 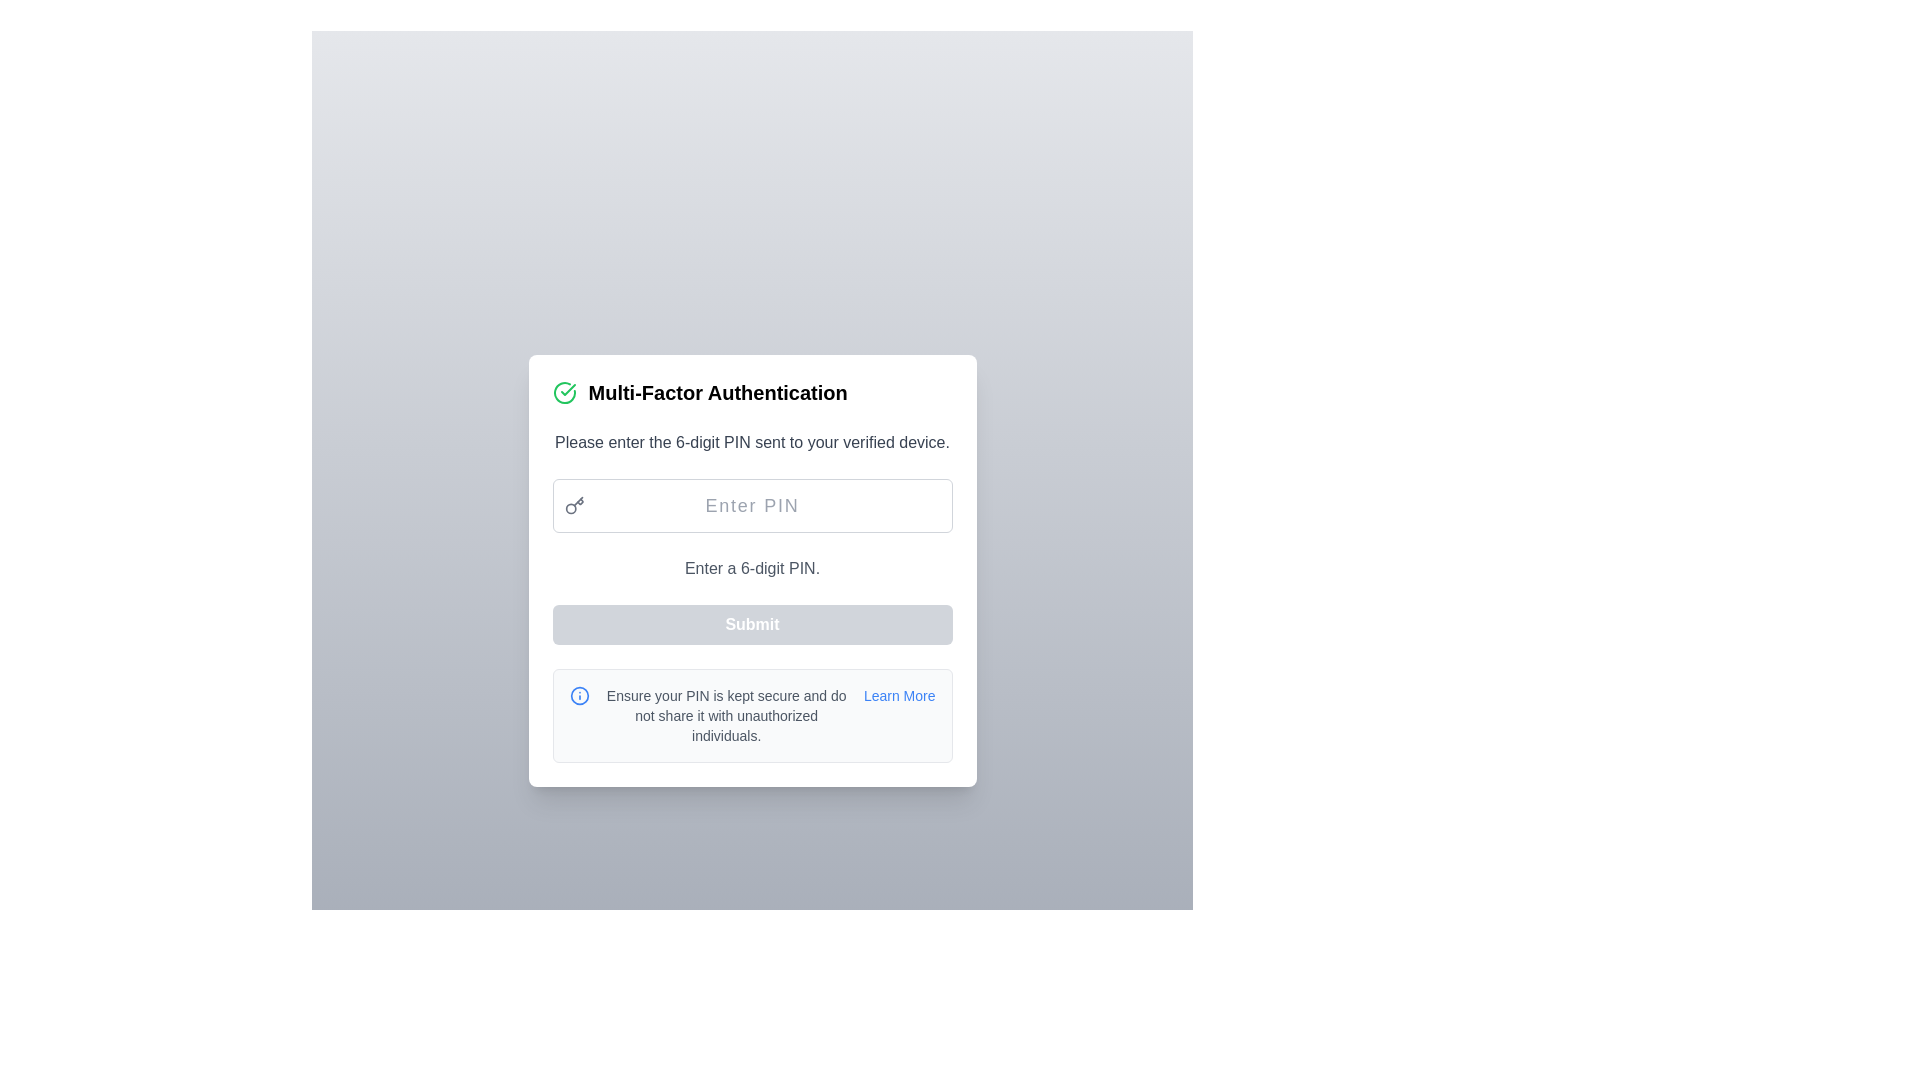 What do you see at coordinates (566, 389) in the screenshot?
I see `the Checkmark Icon, which is a green SVG symbol located in the top-right section of the modal dialogue box, representing success or confirmation` at bounding box center [566, 389].